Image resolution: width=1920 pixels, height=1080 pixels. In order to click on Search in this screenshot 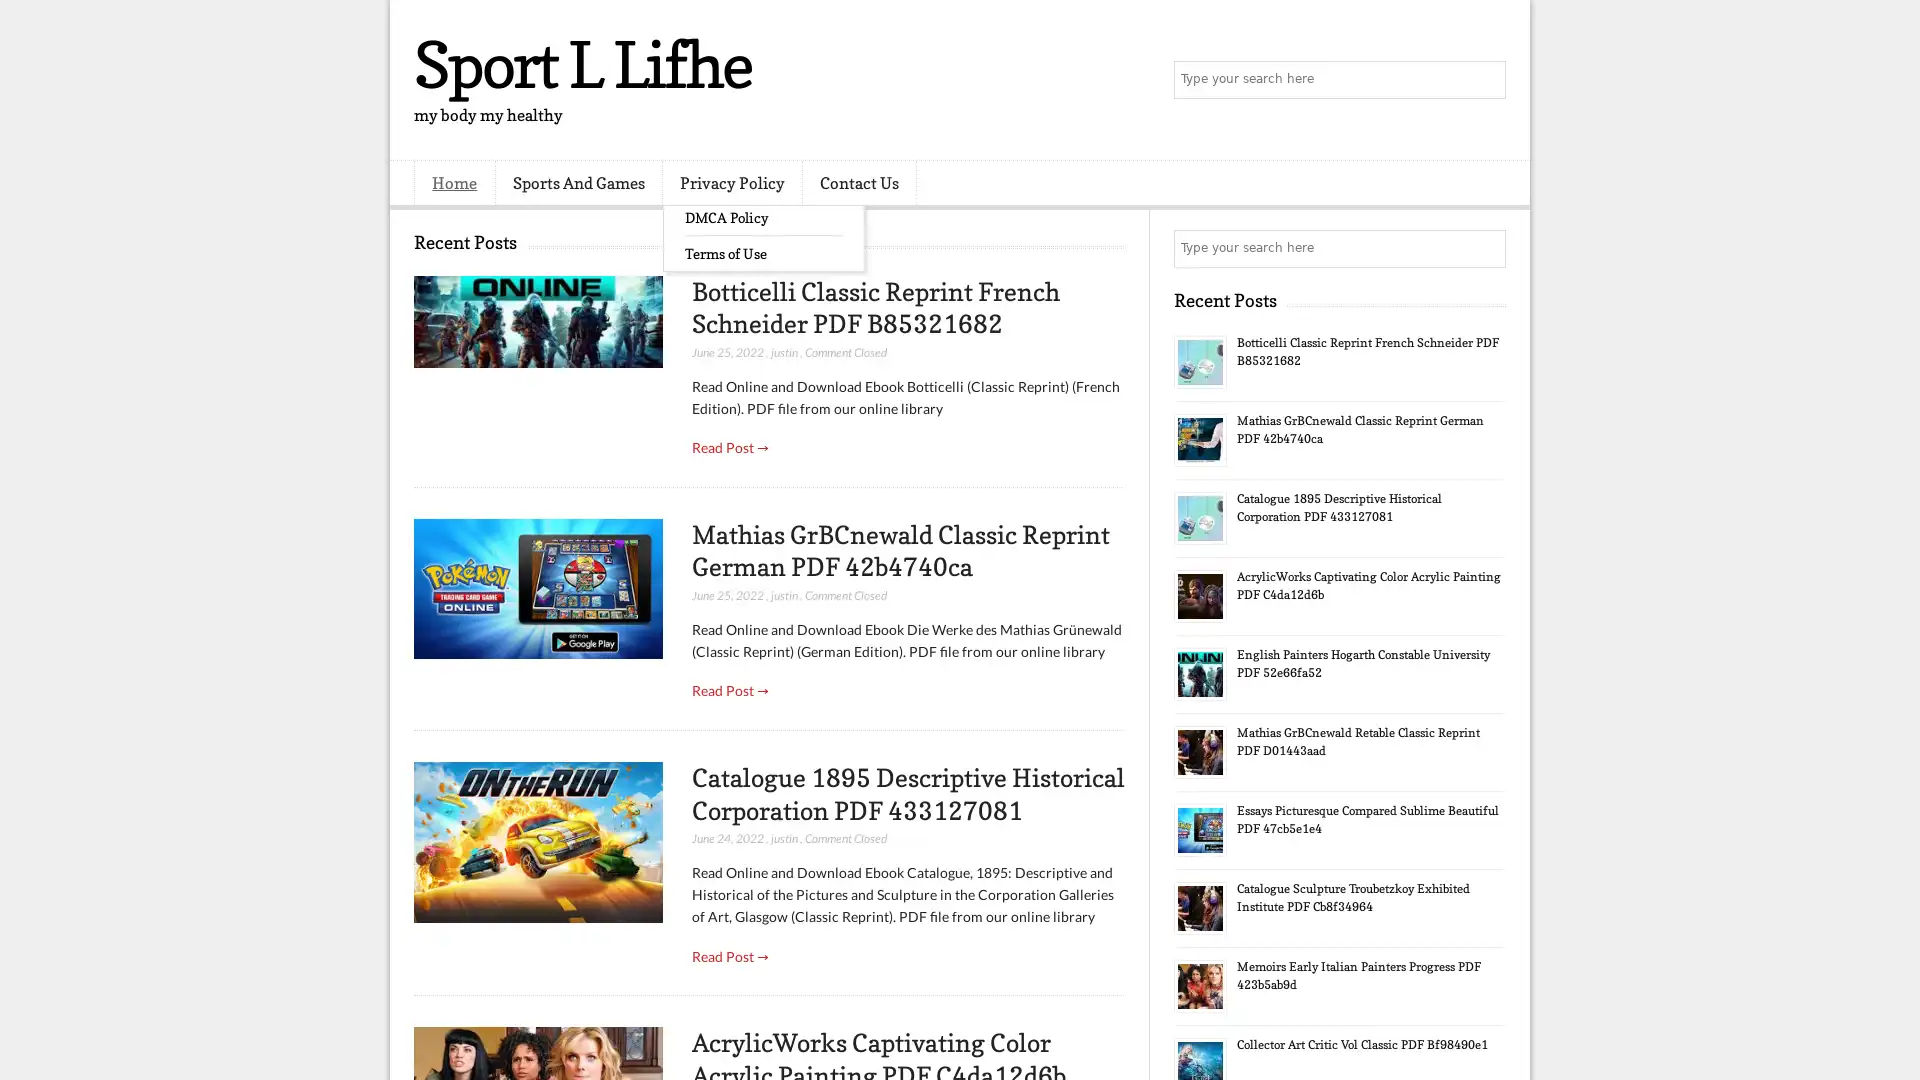, I will do `click(1485, 248)`.